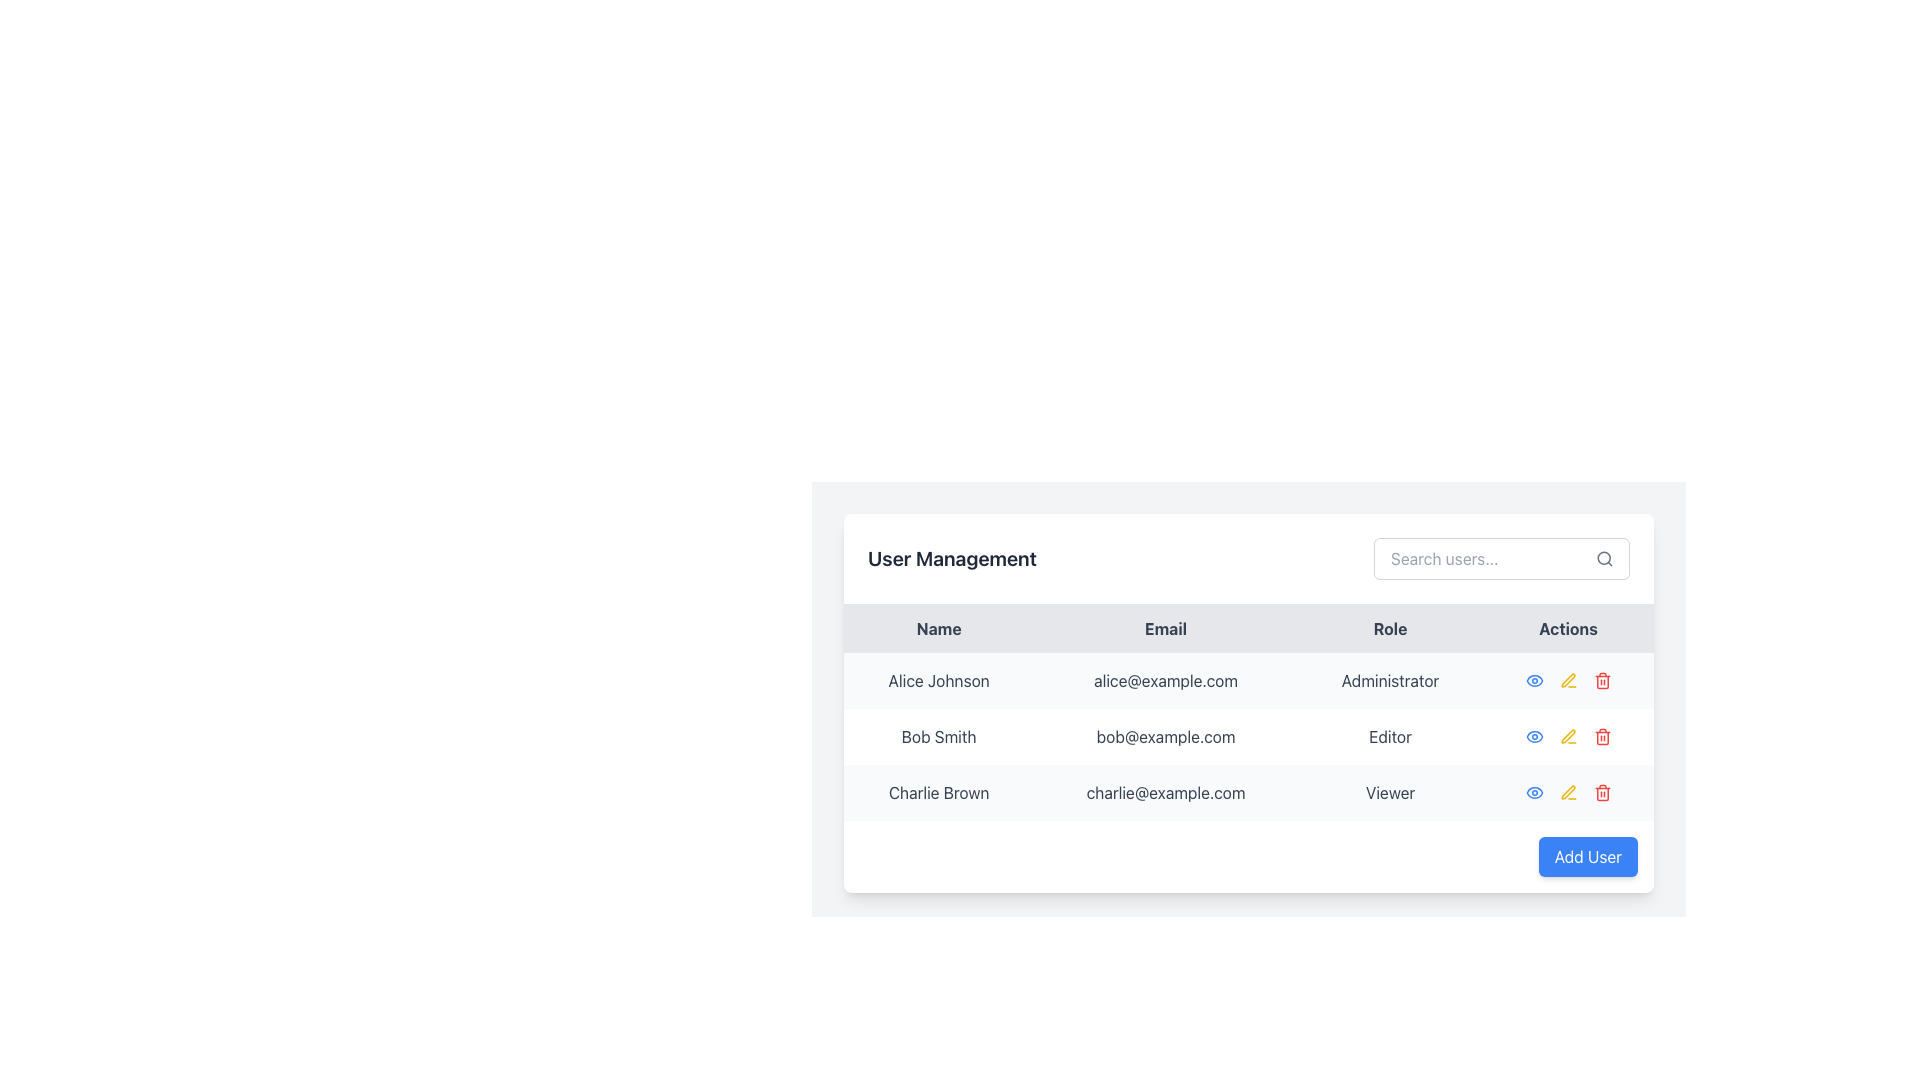  What do you see at coordinates (1587, 855) in the screenshot?
I see `the 'Add User' button, which is a rectangular button with rounded corners and a blue background, located at the bottom-right of the user management panel` at bounding box center [1587, 855].